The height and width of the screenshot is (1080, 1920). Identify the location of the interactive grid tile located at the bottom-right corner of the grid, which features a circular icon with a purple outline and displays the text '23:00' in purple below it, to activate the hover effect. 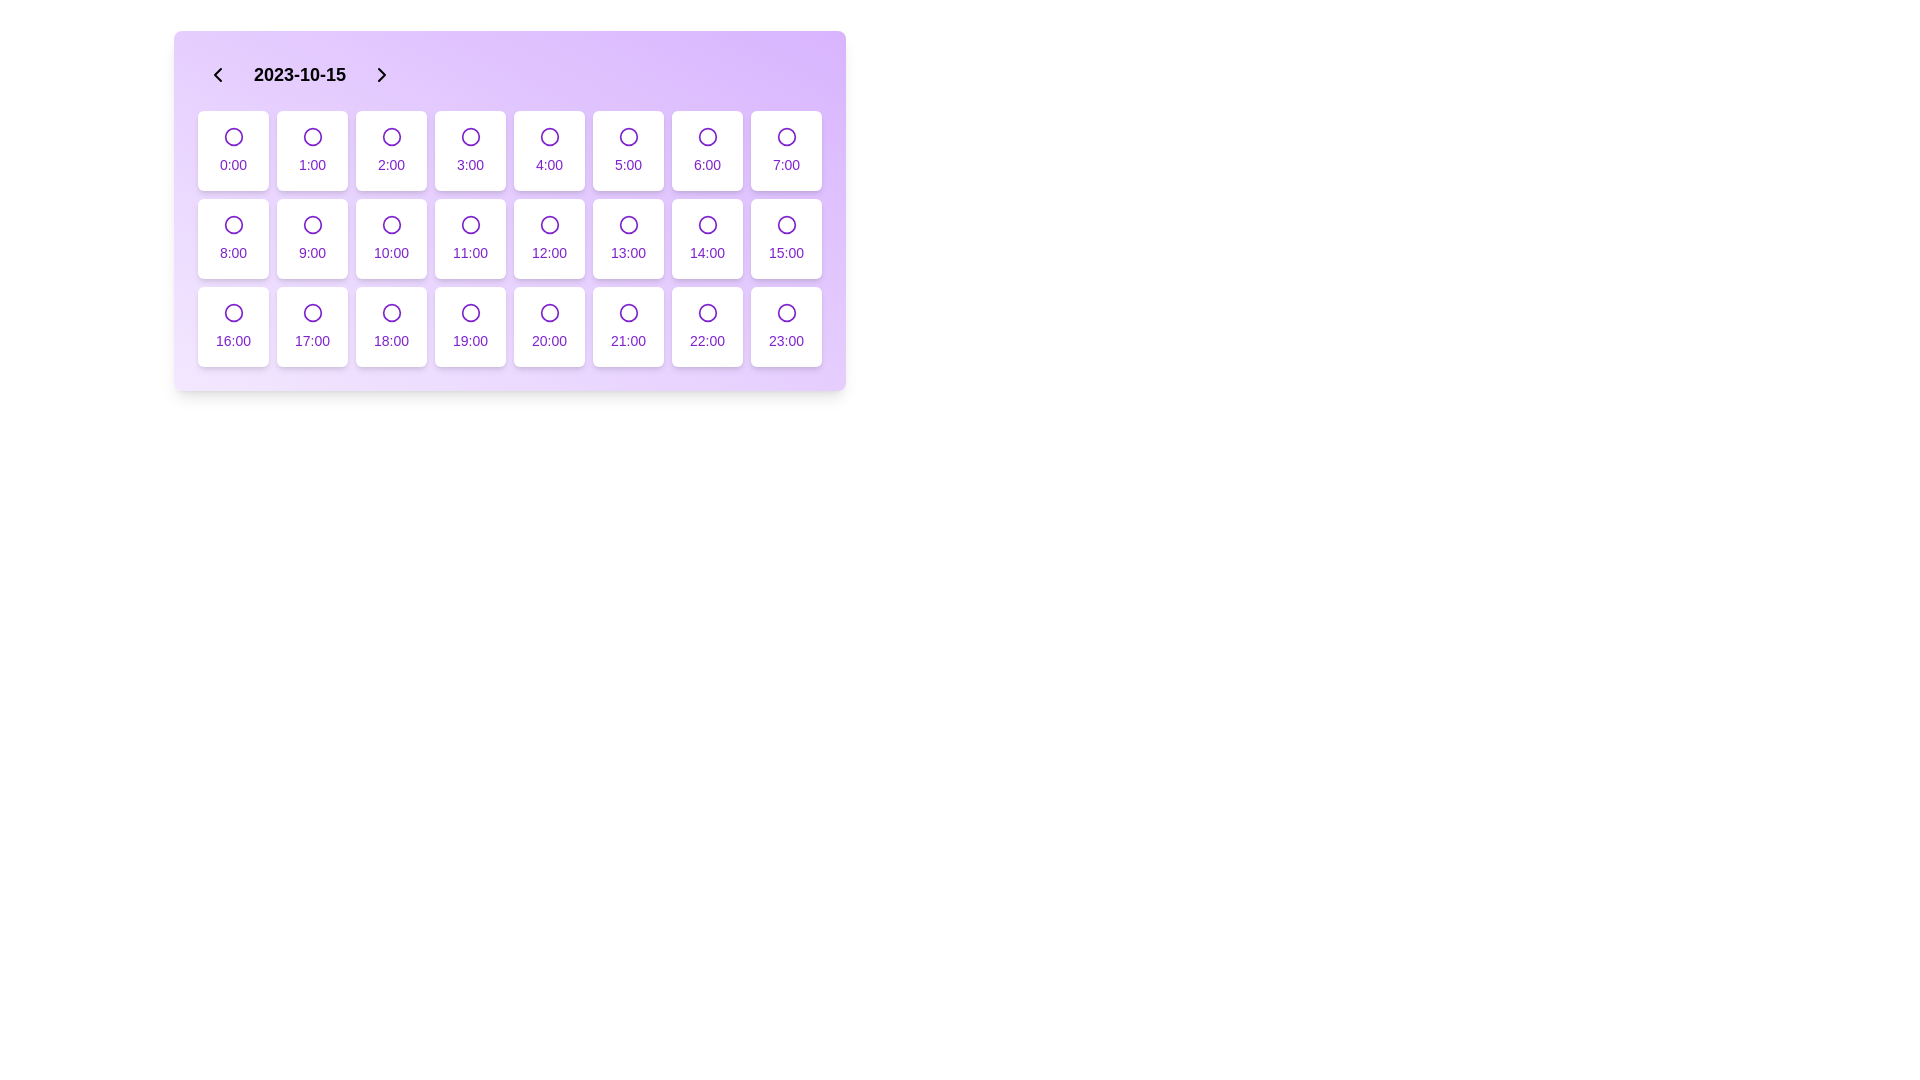
(785, 326).